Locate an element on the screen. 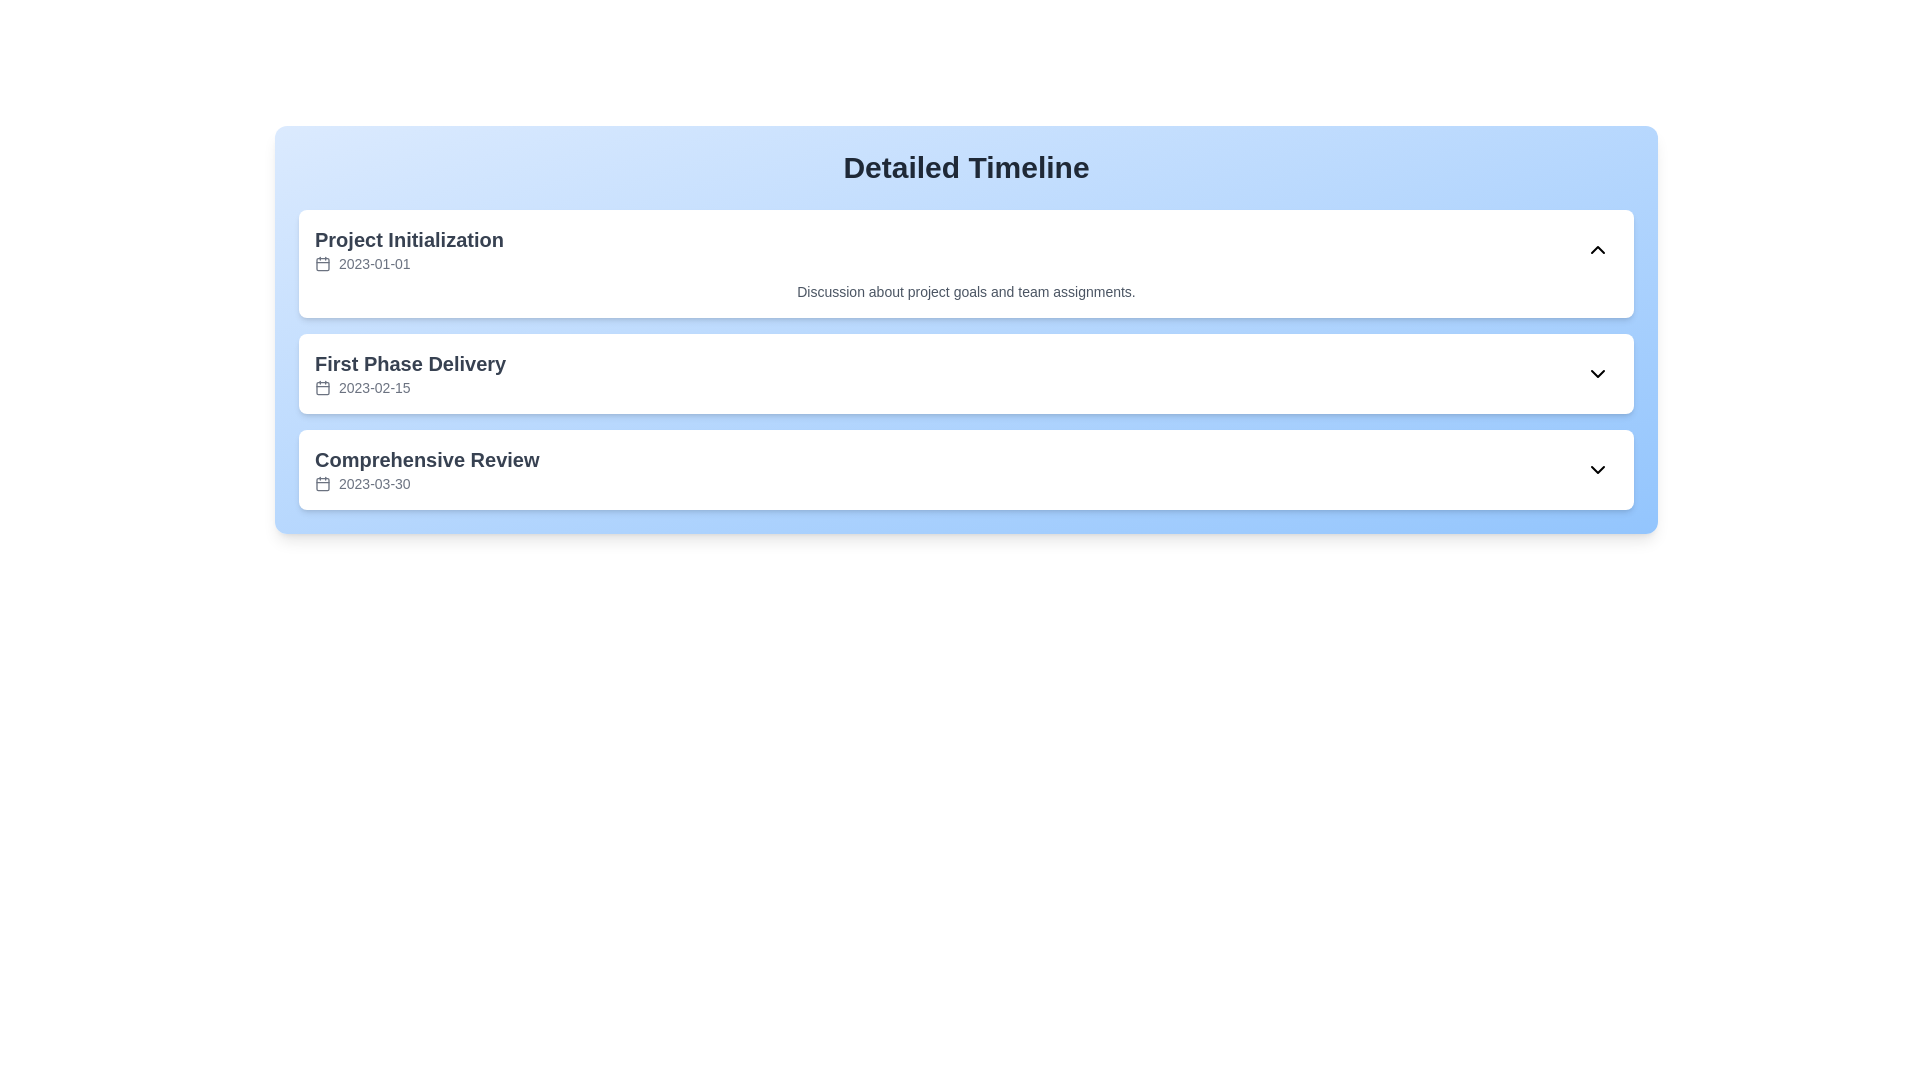 The width and height of the screenshot is (1920, 1080). the static text label displaying 'Comprehensive Review' in bold, large, dark gray font, positioned at the top of the third timeline entry box is located at coordinates (426, 459).